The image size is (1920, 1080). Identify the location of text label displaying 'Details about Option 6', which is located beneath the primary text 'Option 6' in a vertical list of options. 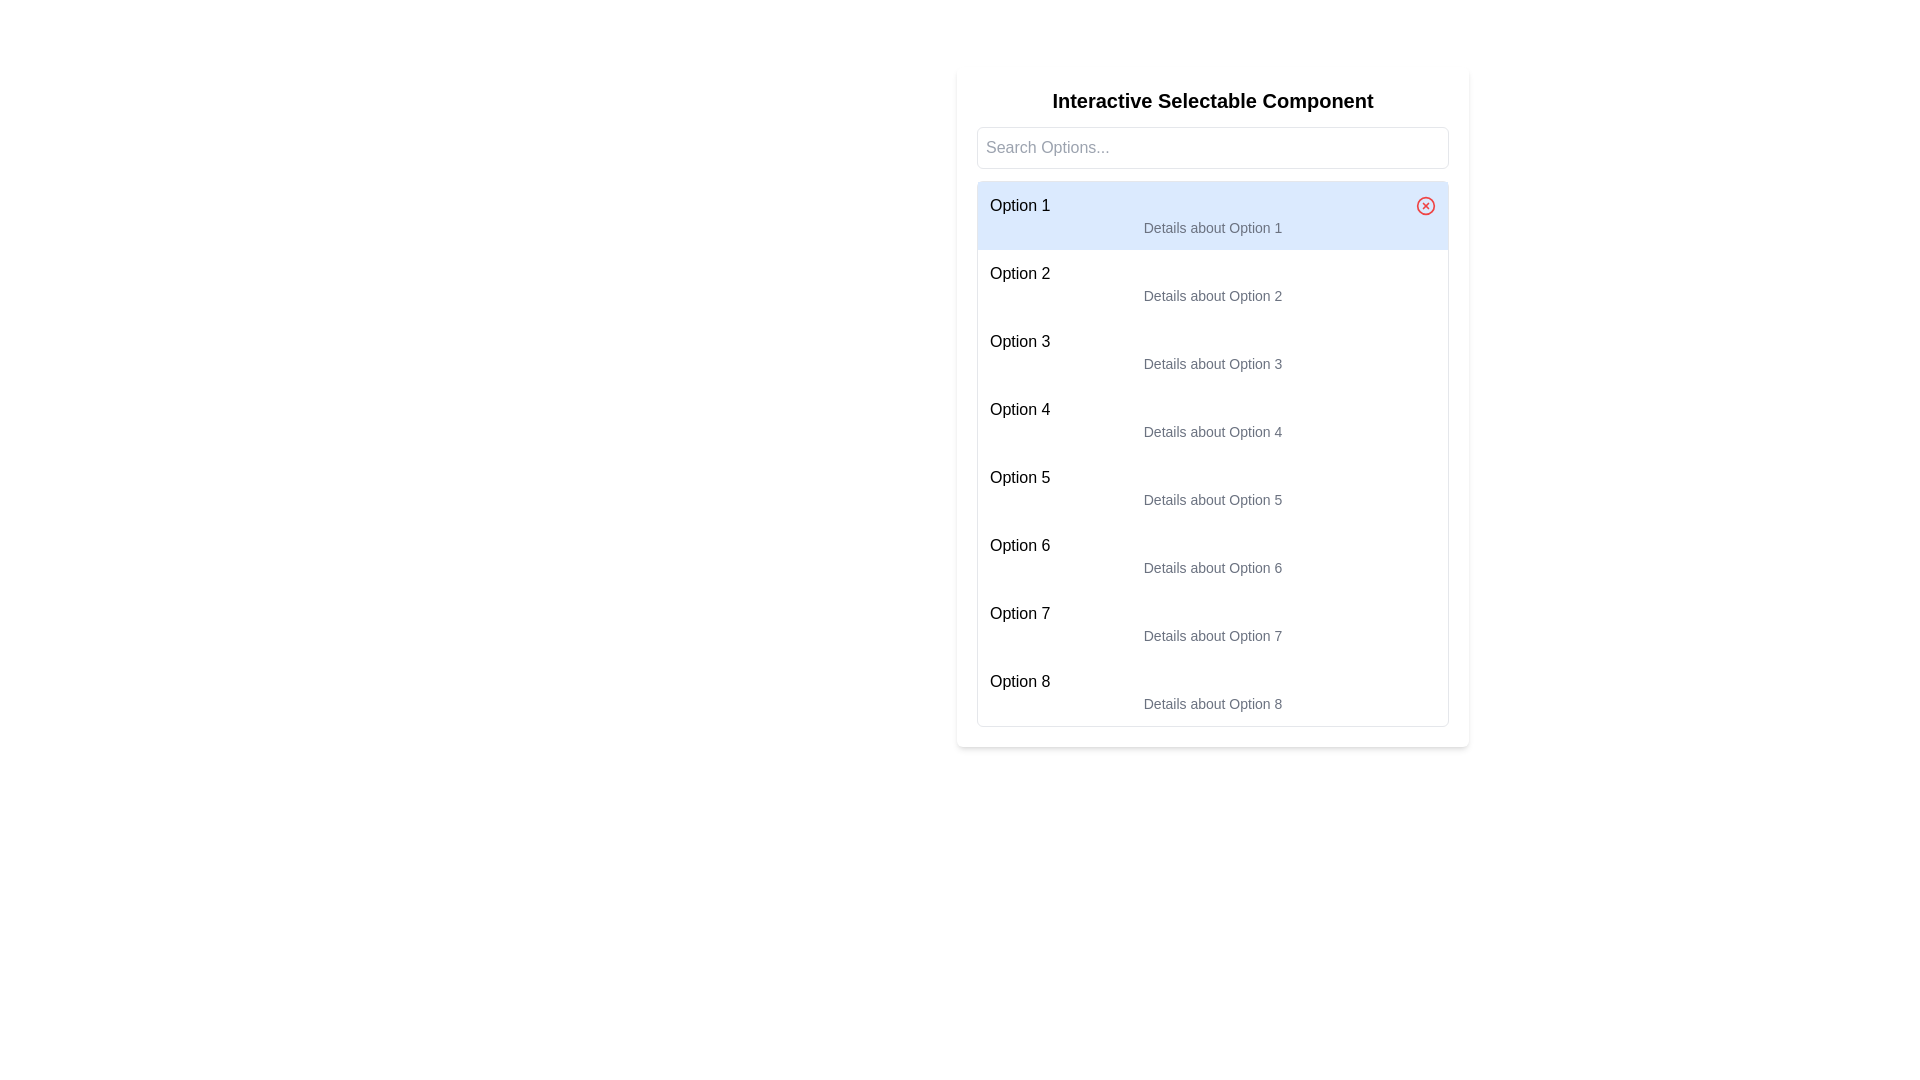
(1212, 567).